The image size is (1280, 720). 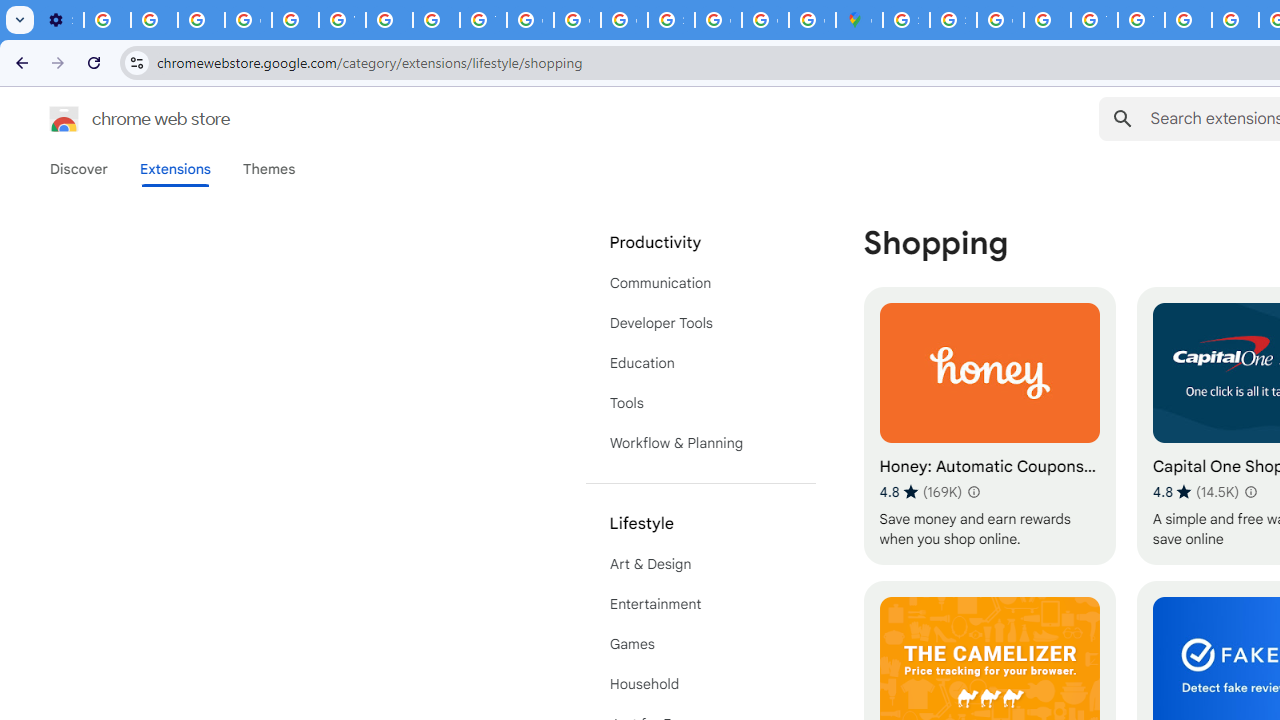 I want to click on 'Average rating 4.8 out of 5 stars. 14.5K ratings.', so click(x=1196, y=491).